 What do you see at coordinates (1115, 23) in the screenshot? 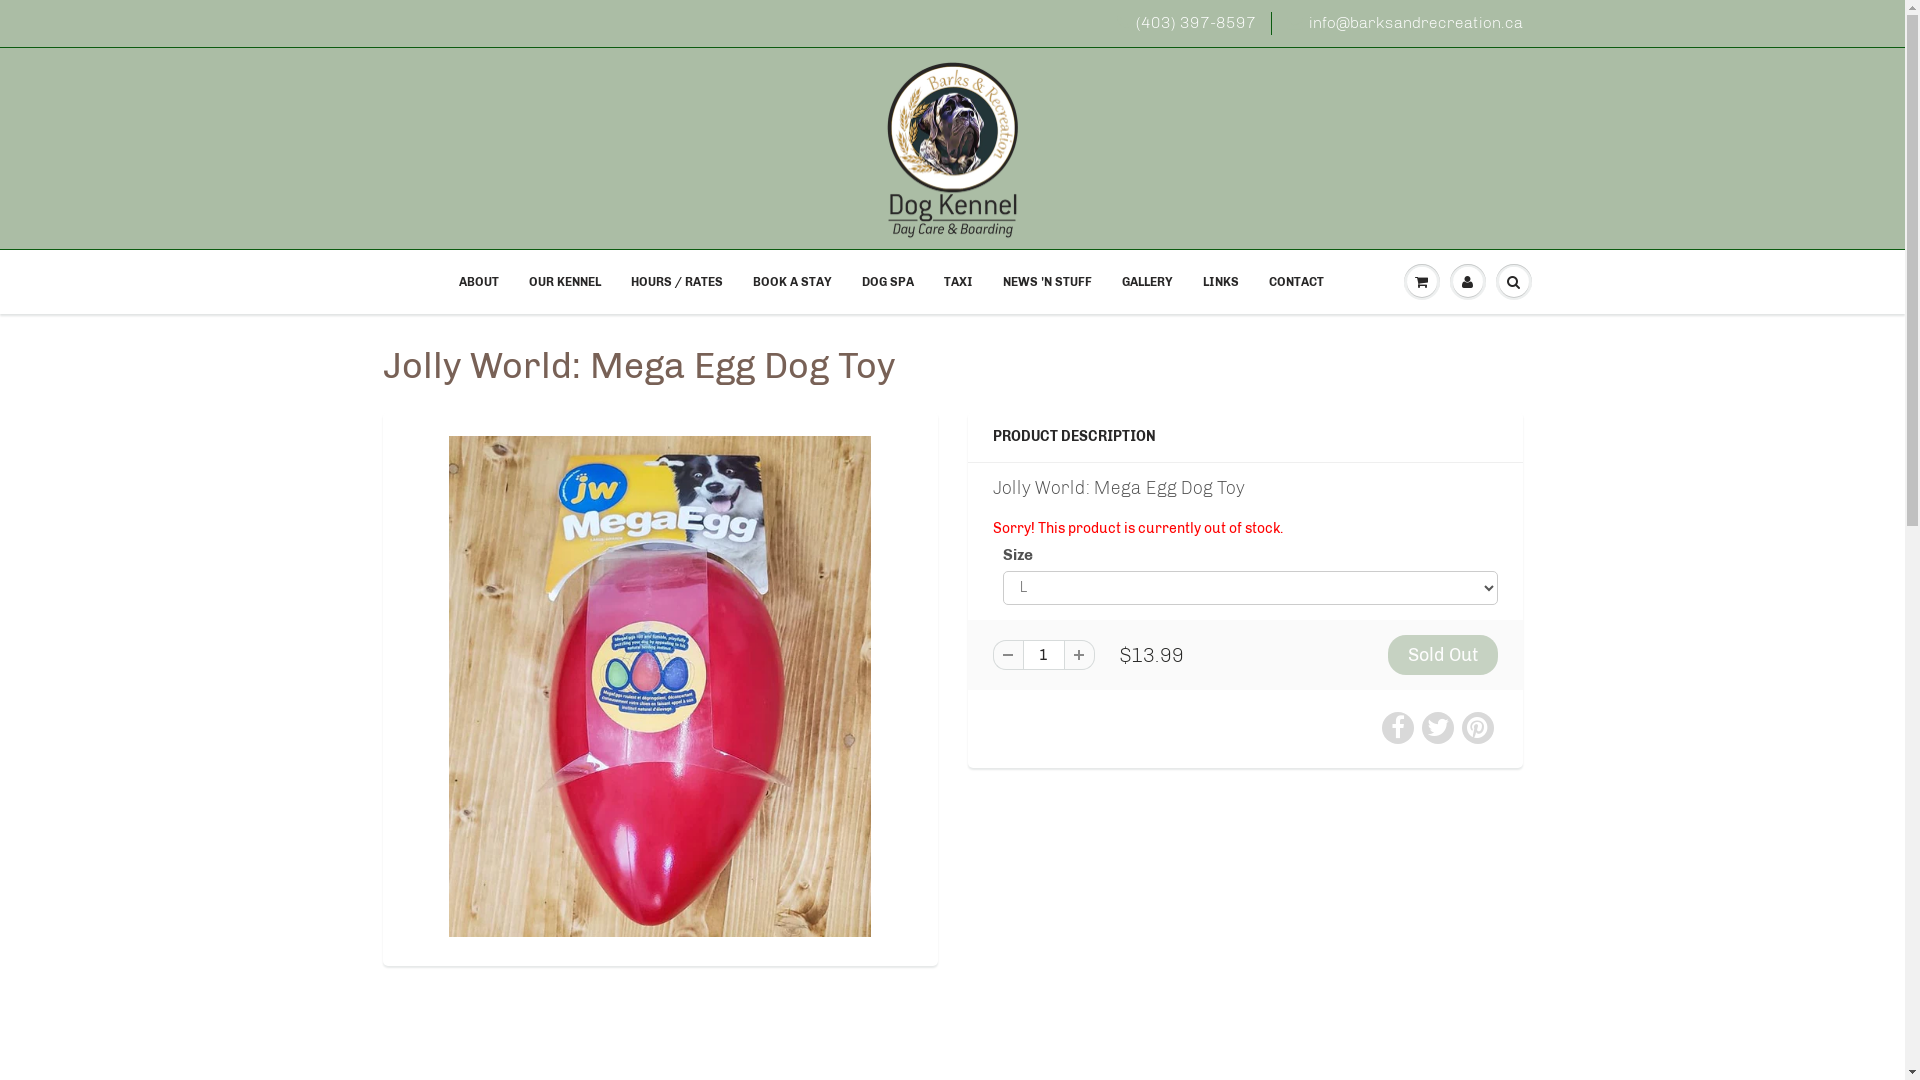
I see `'(403) 397-8597'` at bounding box center [1115, 23].